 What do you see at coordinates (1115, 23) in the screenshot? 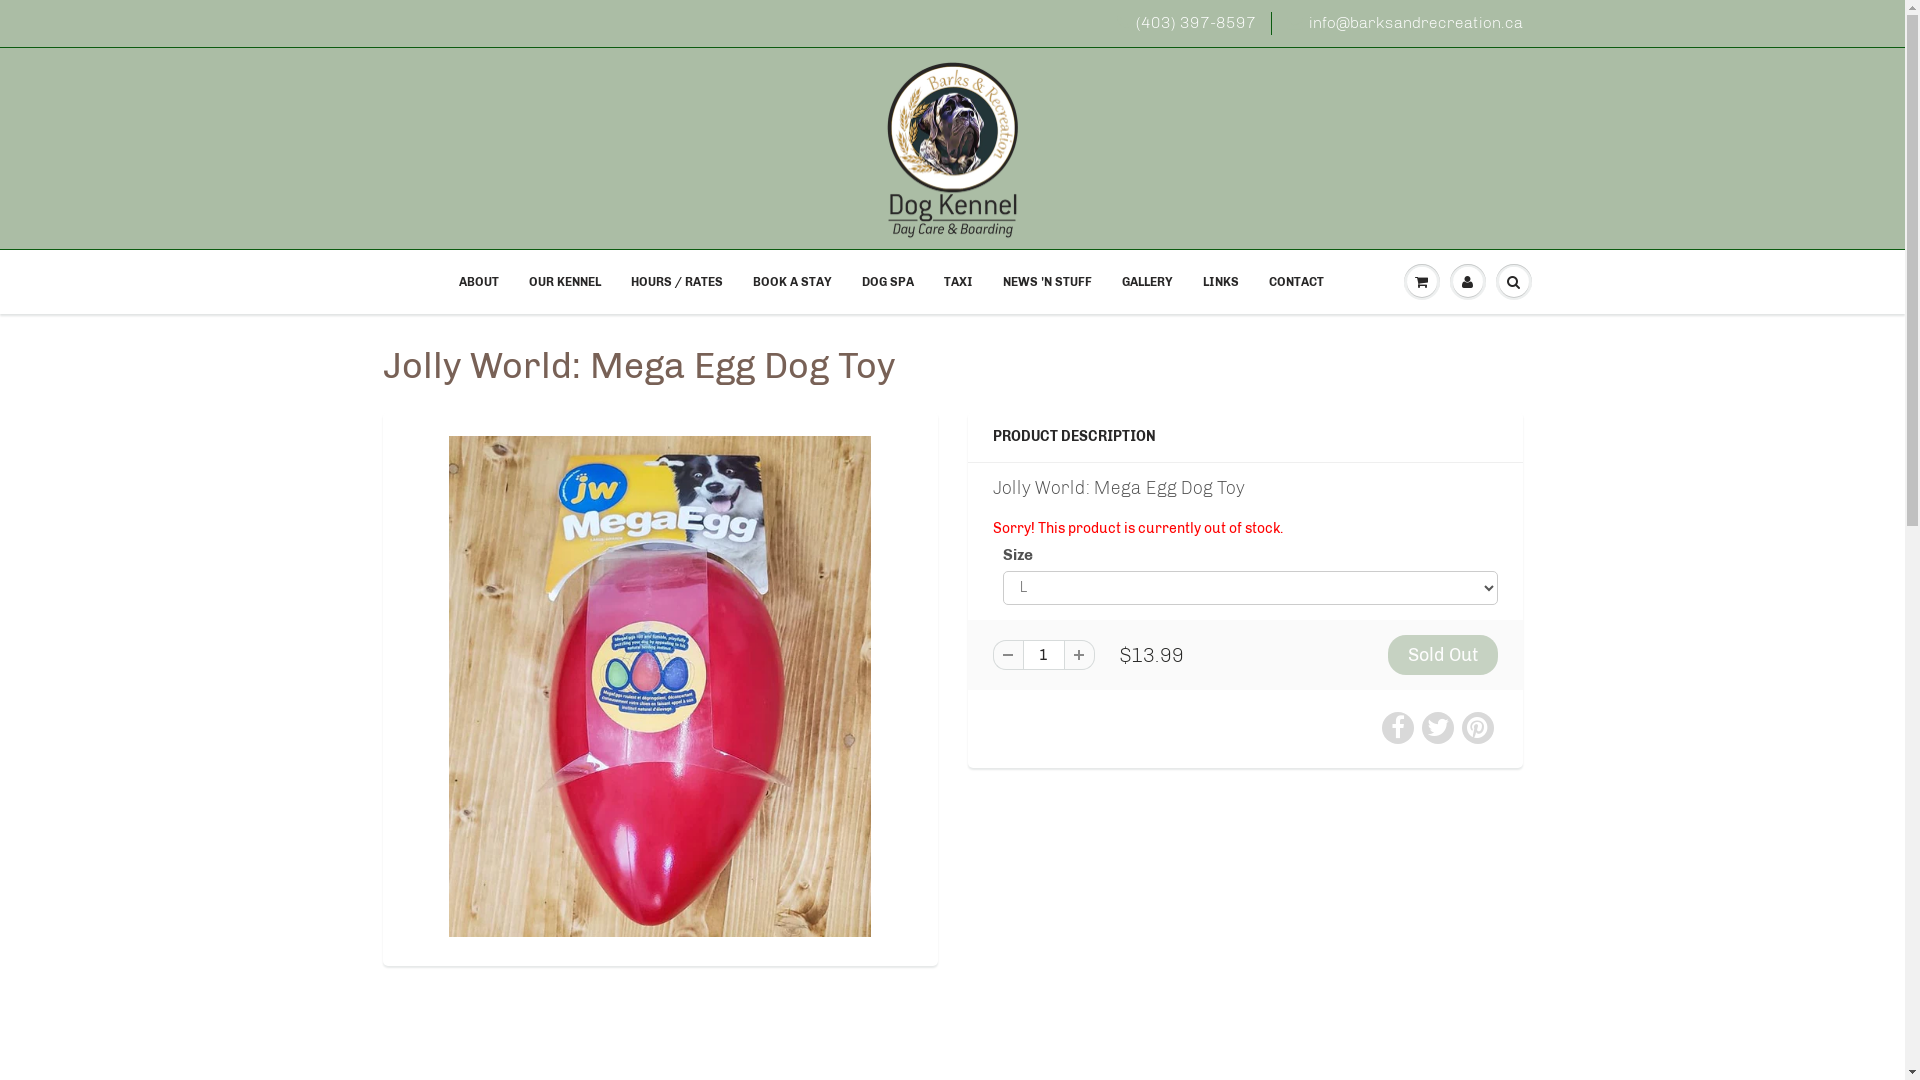
I see `'(403) 397-8597'` at bounding box center [1115, 23].